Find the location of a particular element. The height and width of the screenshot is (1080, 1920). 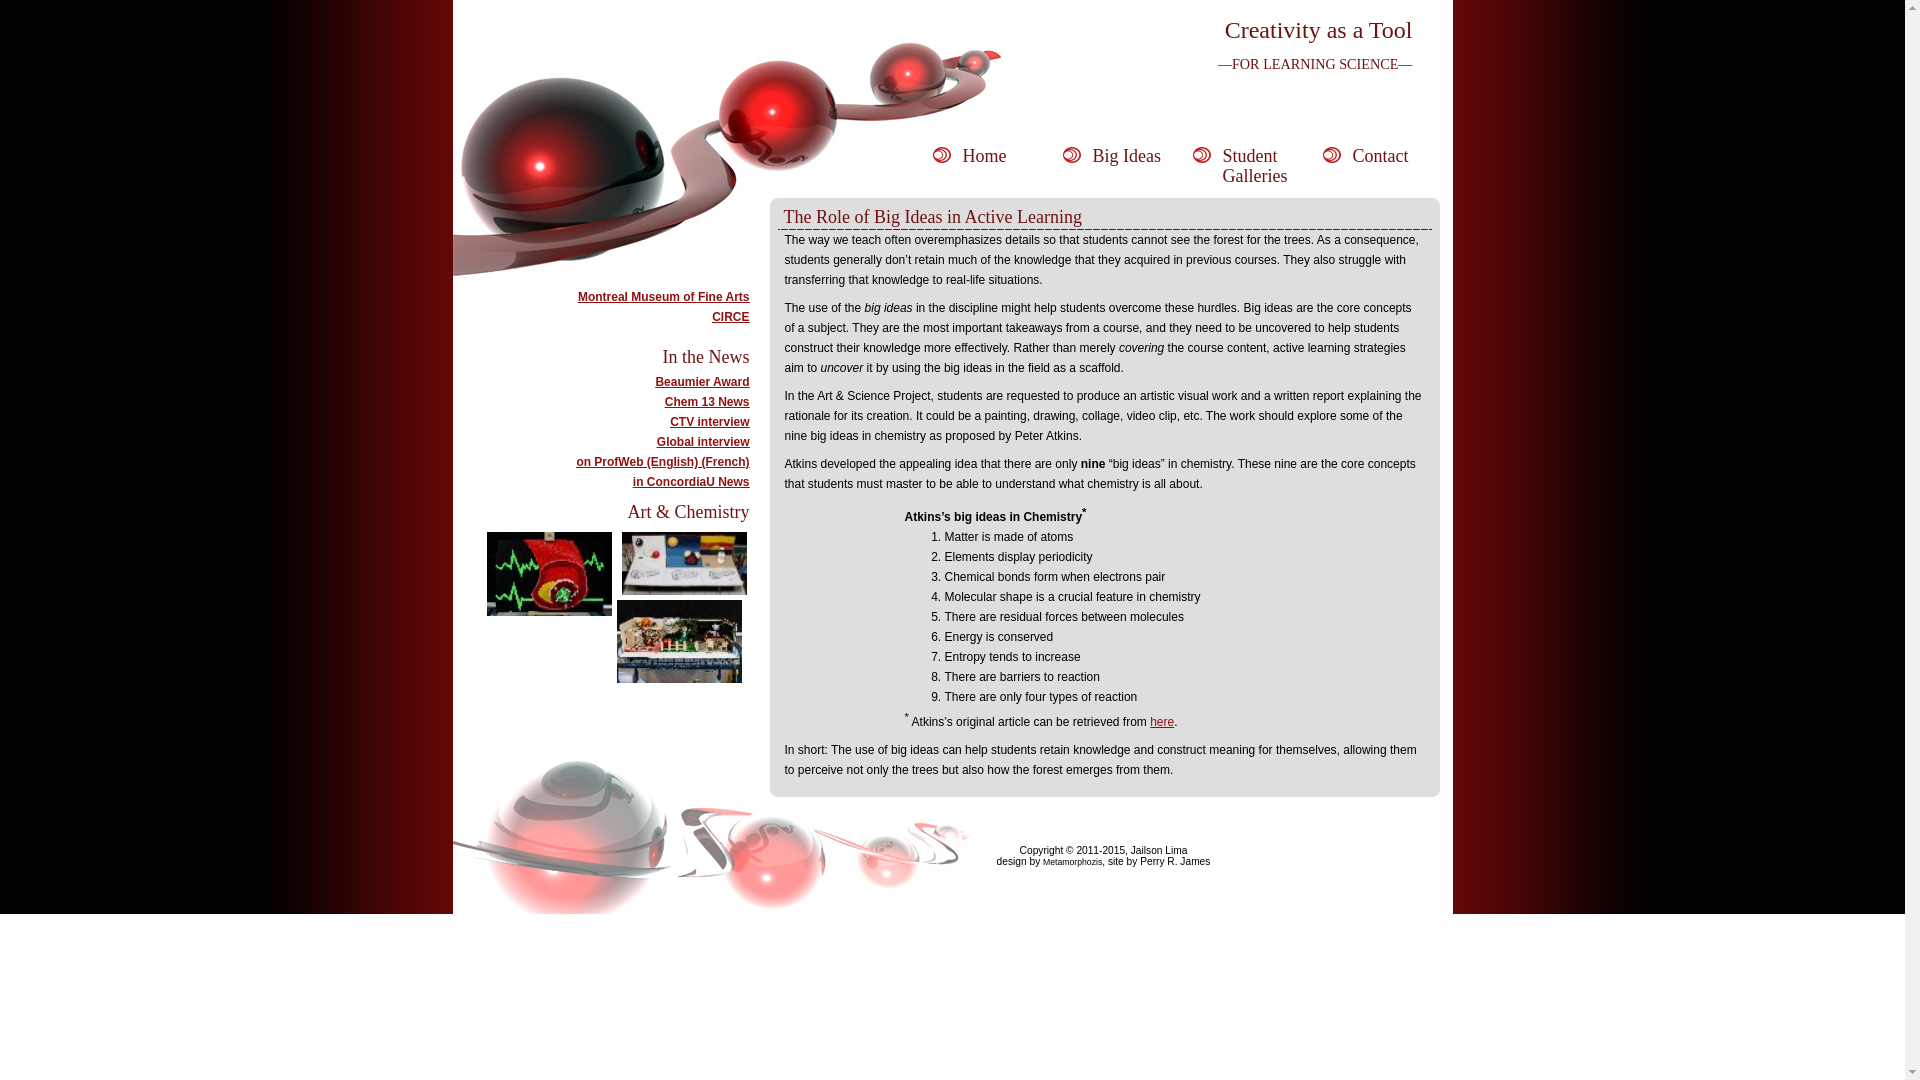

'Beaumier Award' is located at coordinates (701, 381).